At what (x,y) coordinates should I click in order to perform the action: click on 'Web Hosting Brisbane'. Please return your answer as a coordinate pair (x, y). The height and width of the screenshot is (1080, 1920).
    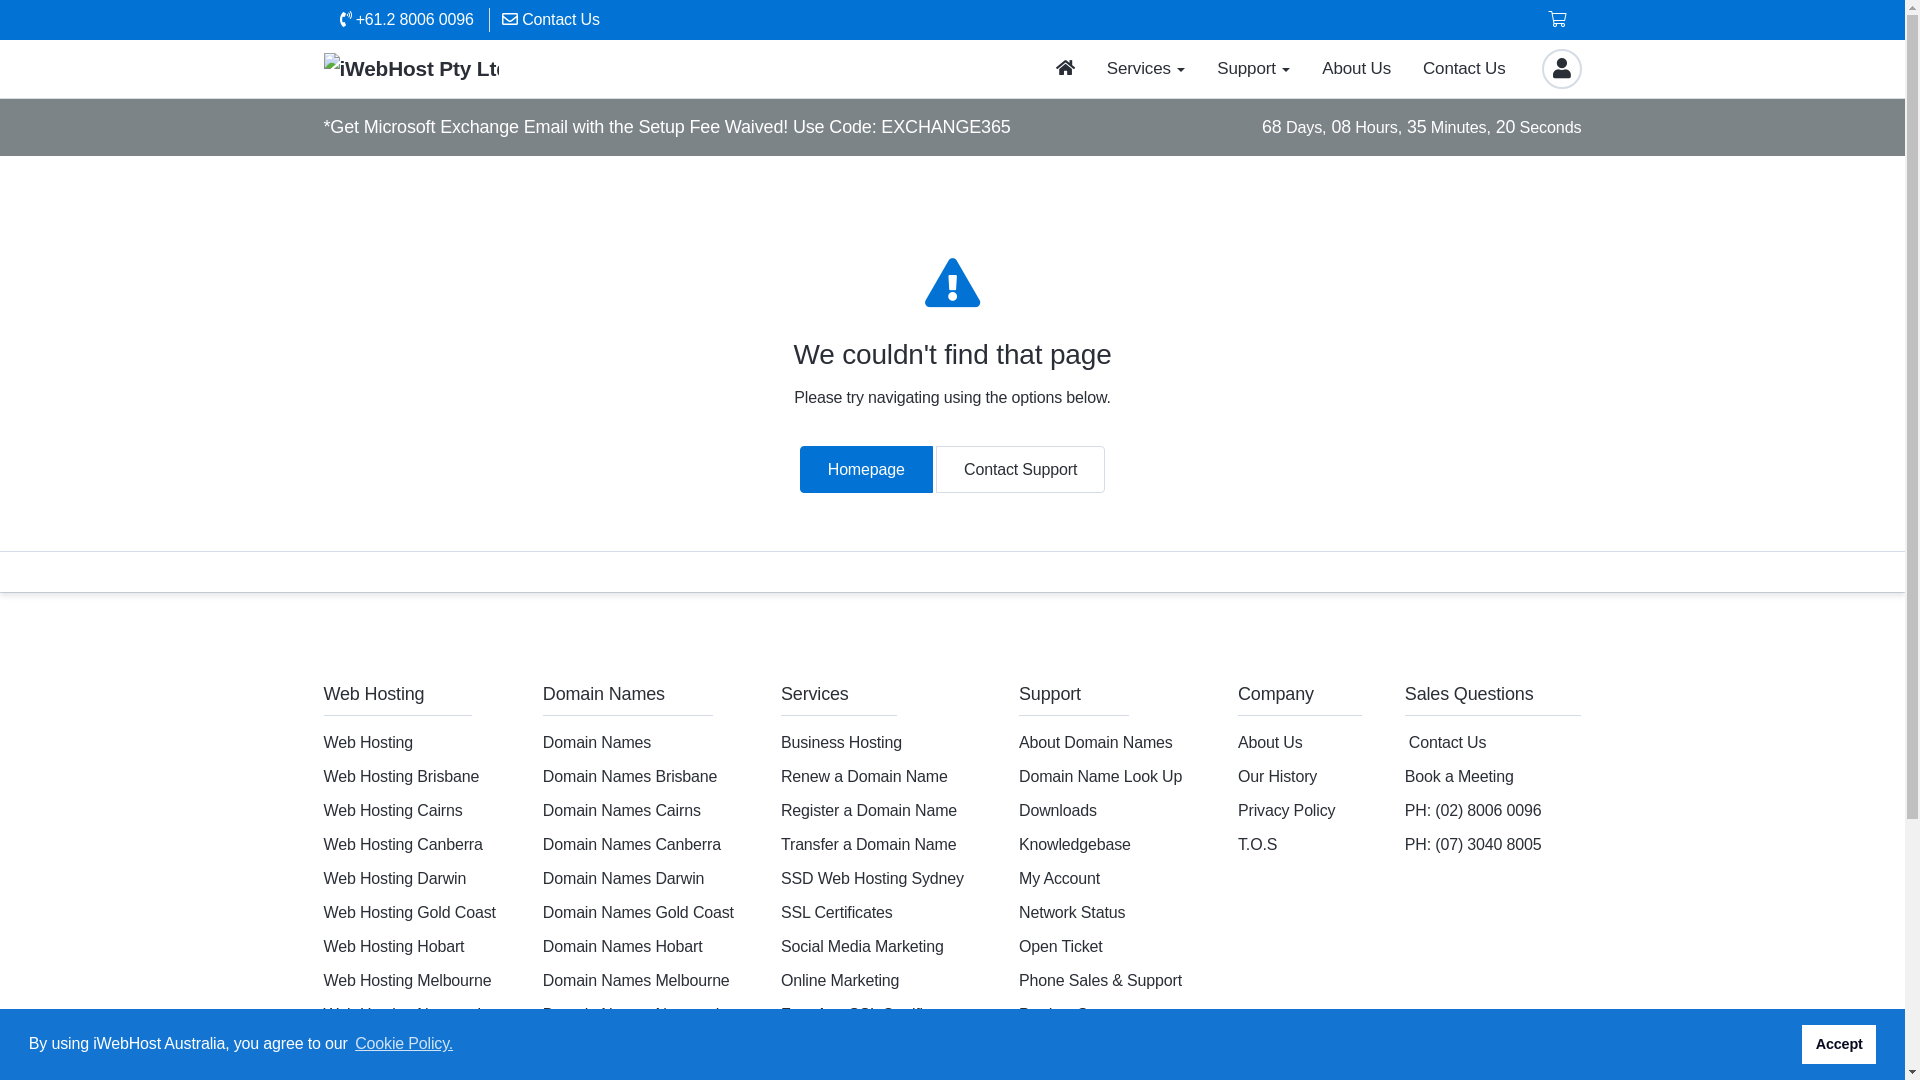
    Looking at the image, I should click on (401, 775).